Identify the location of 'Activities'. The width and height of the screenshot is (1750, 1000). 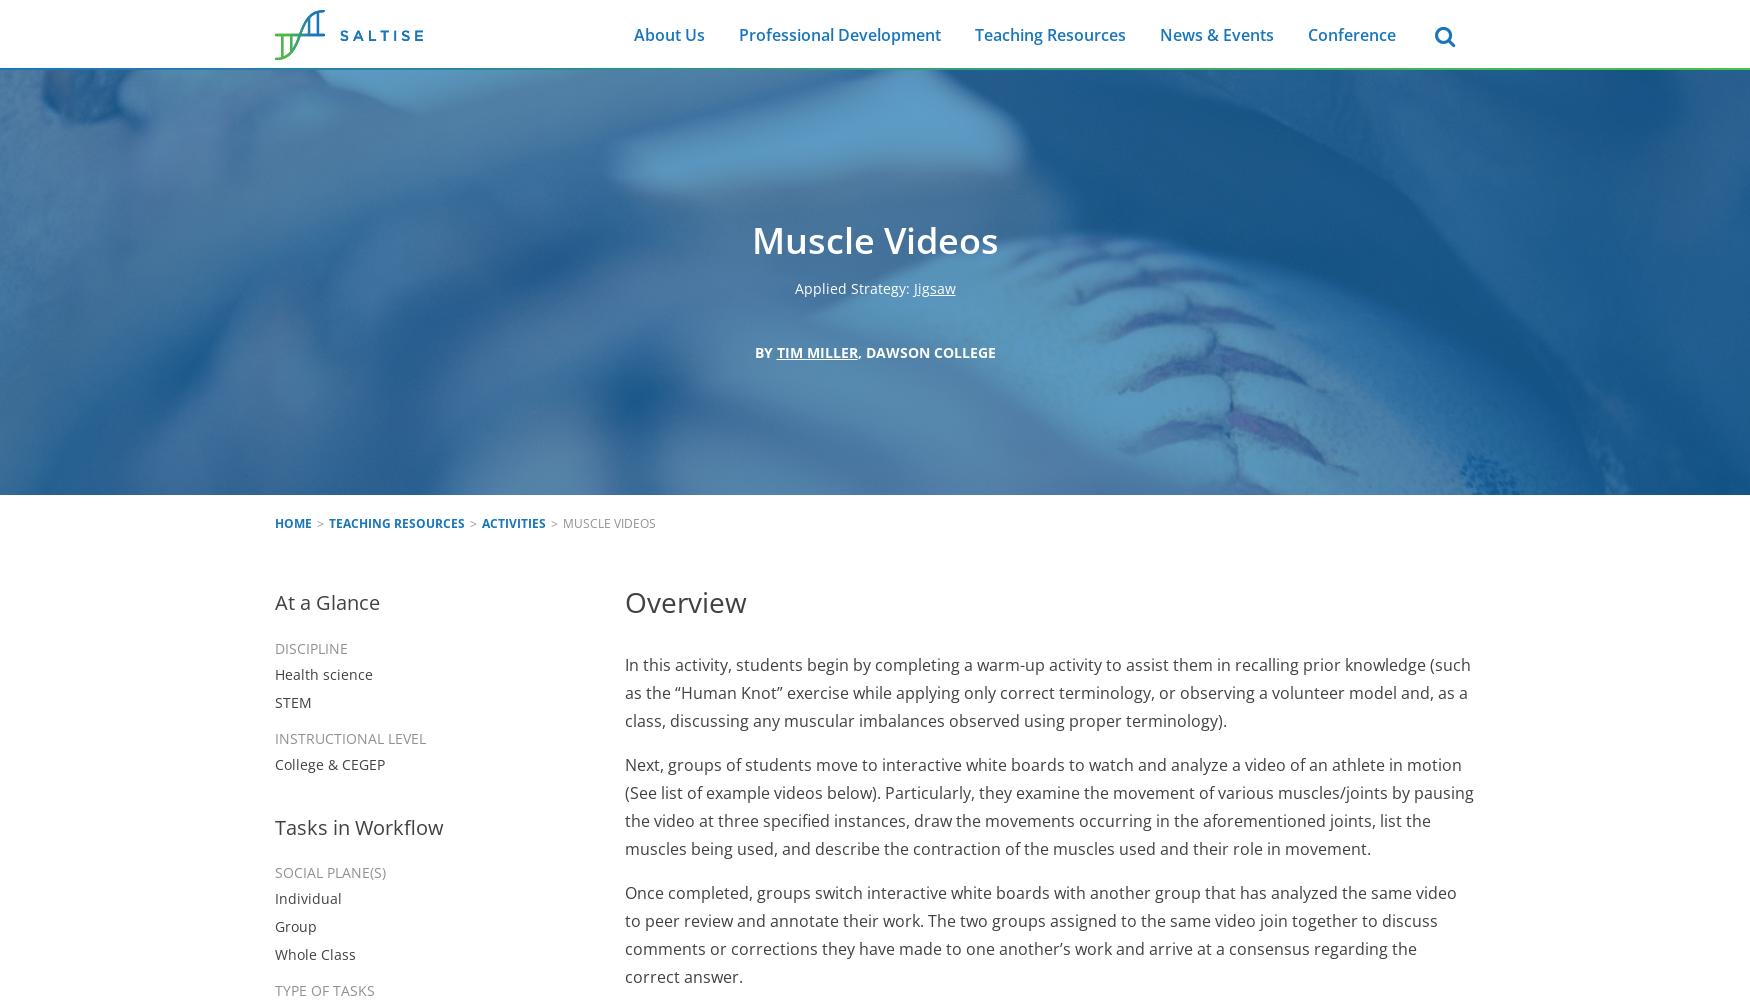
(512, 523).